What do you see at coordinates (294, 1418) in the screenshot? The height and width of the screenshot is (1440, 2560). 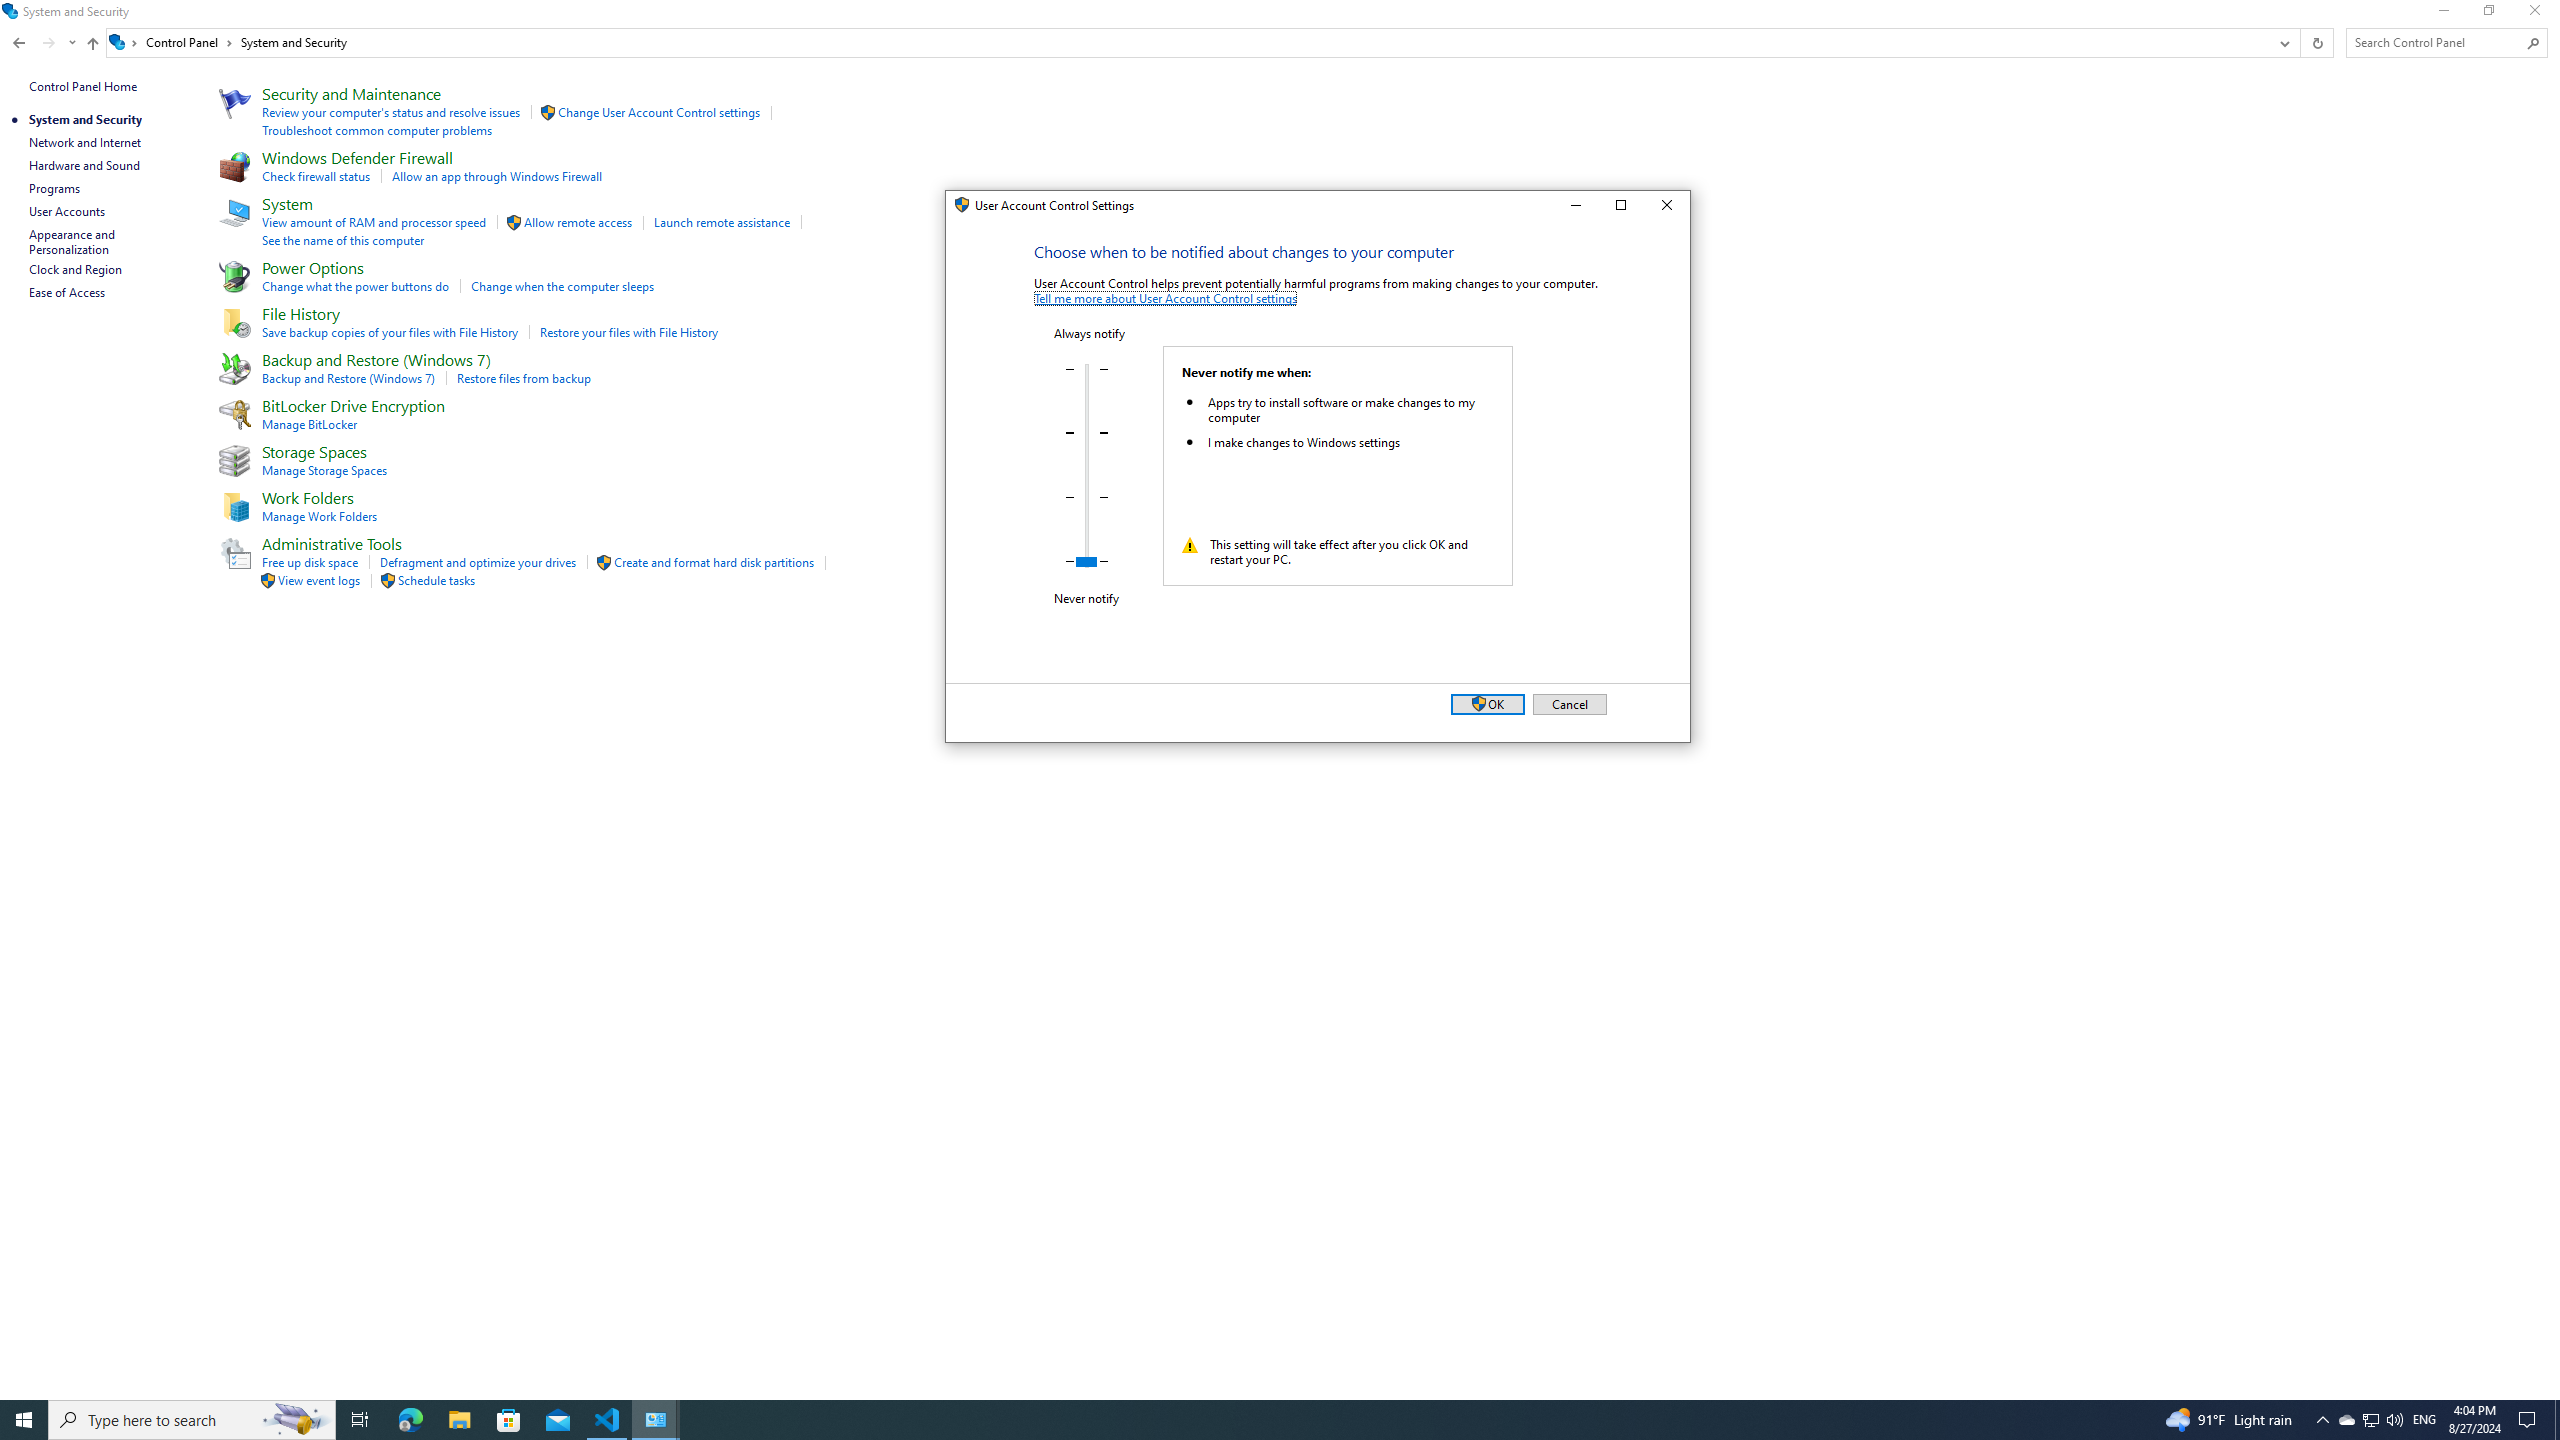 I see `'Search highlights icon opens search home window'` at bounding box center [294, 1418].